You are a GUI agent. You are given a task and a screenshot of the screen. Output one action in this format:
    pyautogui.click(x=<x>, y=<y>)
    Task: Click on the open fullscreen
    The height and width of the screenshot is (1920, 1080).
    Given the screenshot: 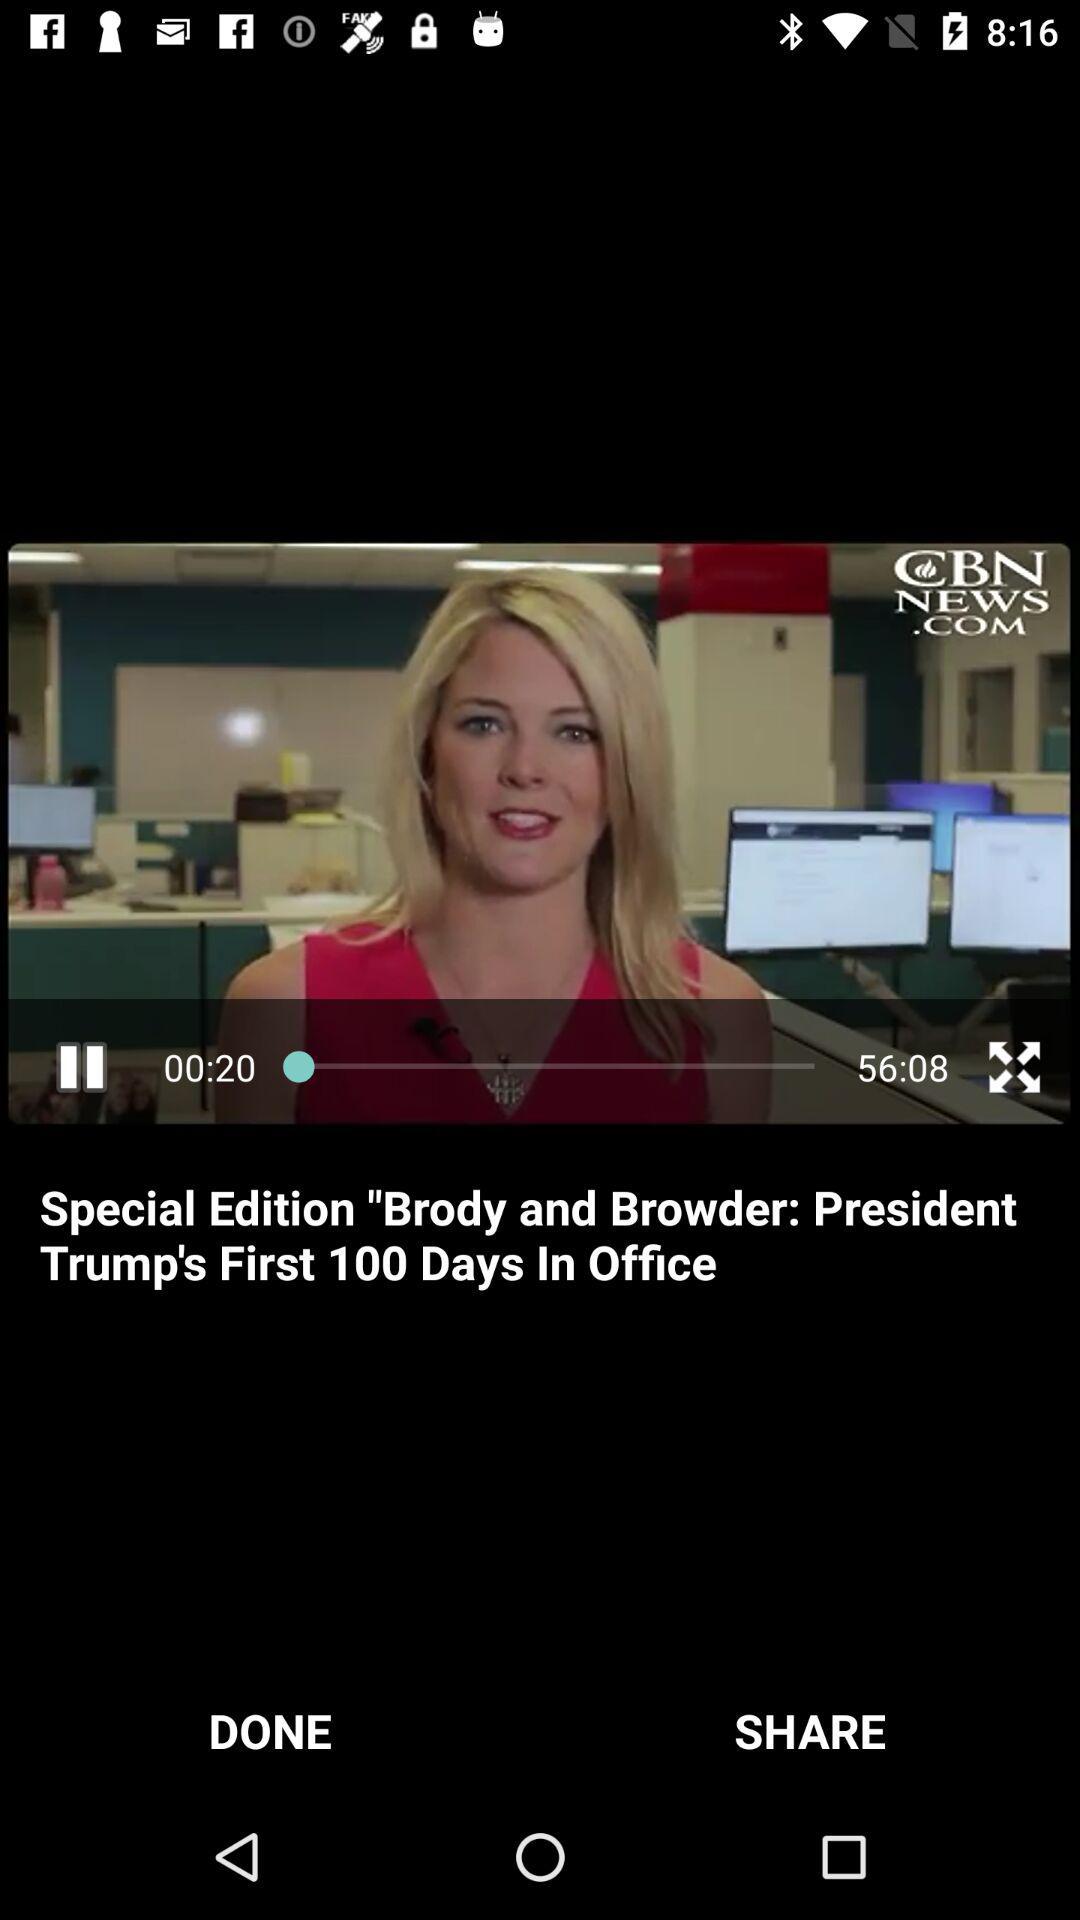 What is the action you would take?
    pyautogui.click(x=1014, y=1066)
    